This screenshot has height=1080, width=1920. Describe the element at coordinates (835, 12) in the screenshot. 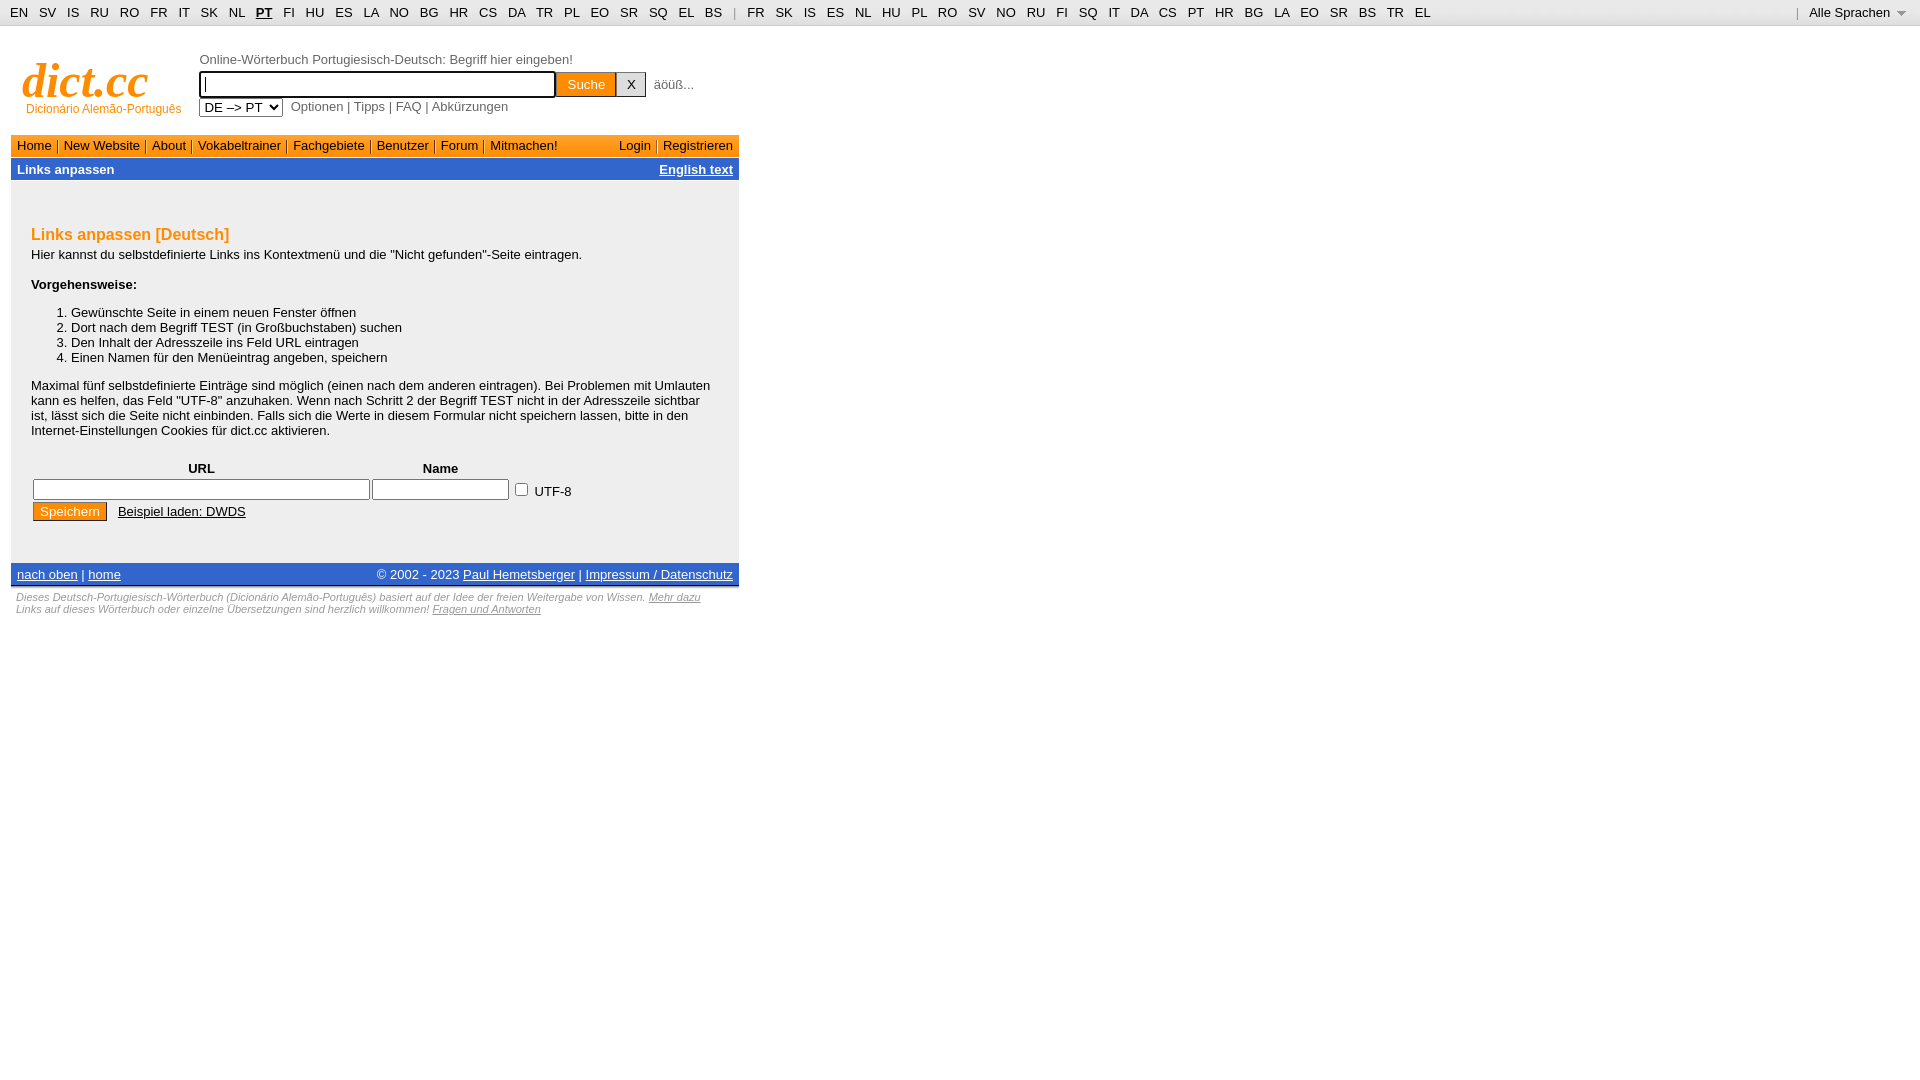

I see `'ES'` at that location.